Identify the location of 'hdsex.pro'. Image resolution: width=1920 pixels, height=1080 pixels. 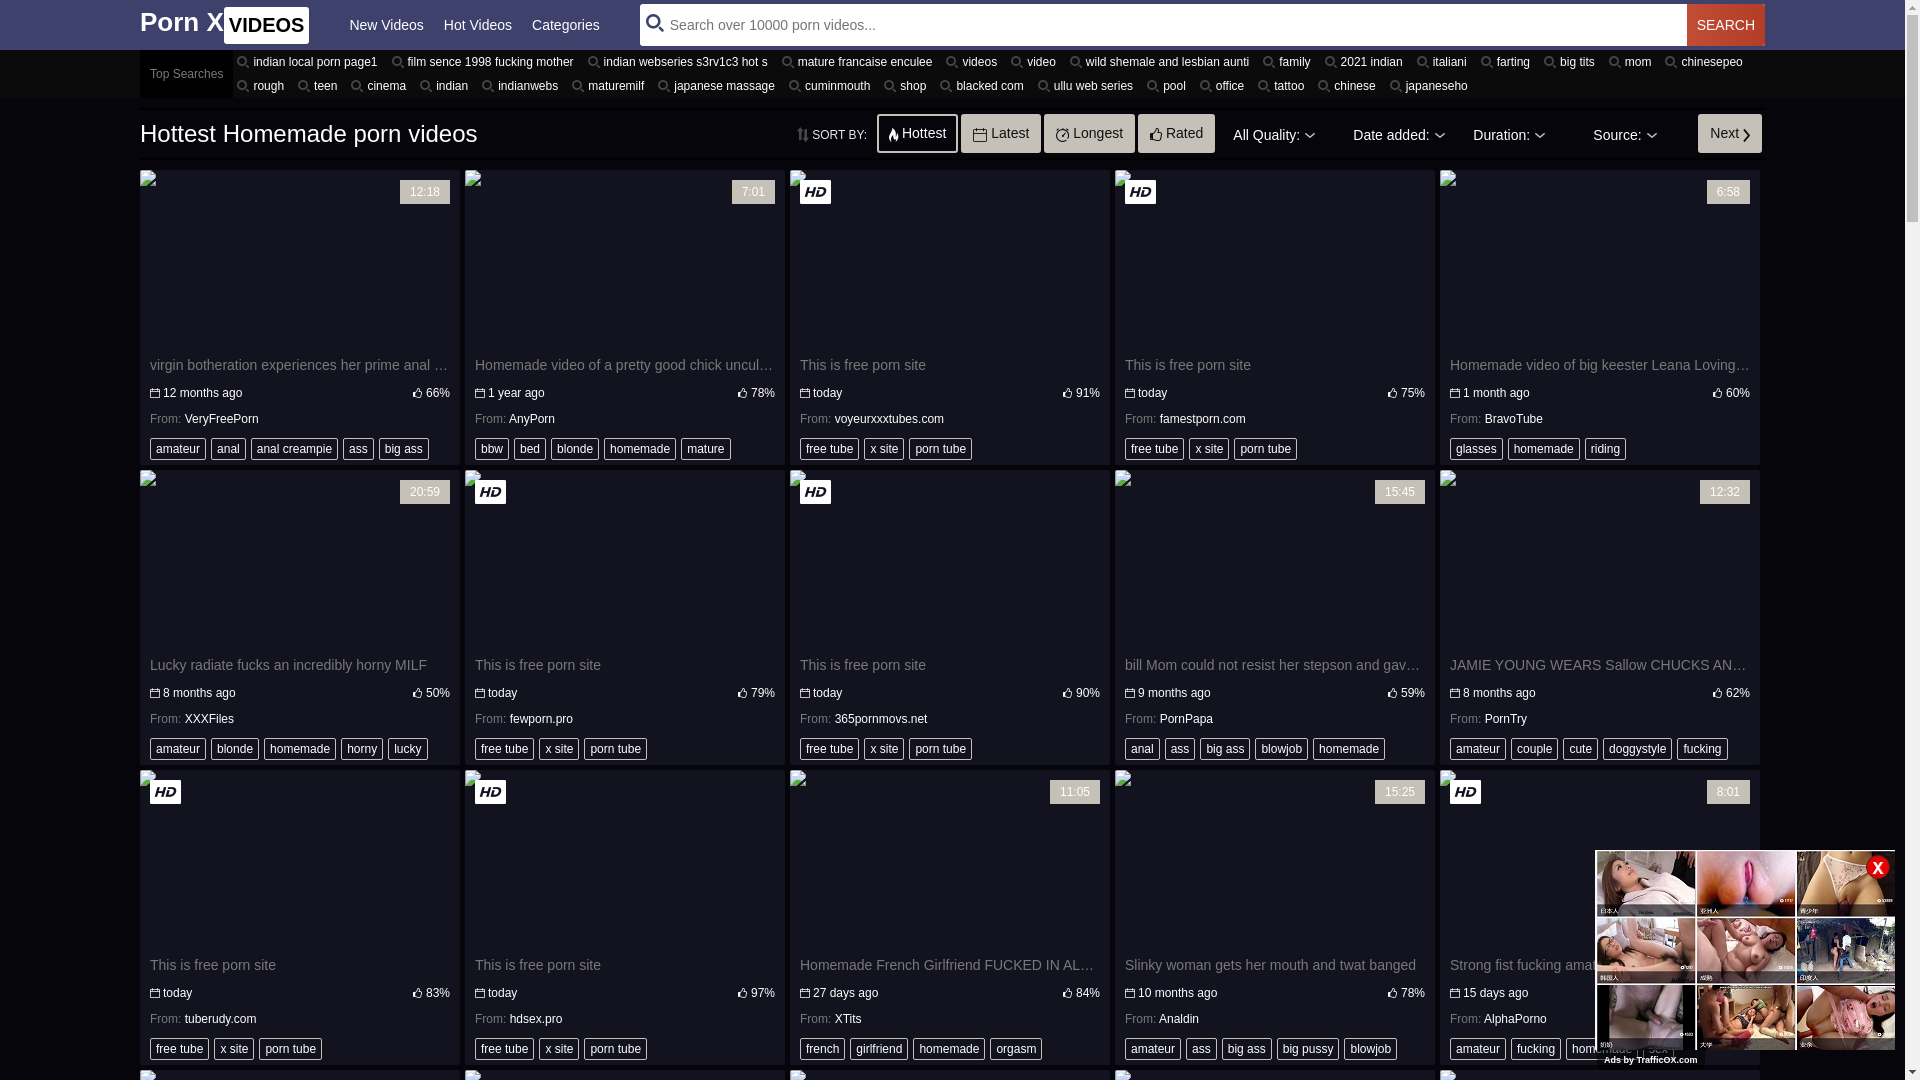
(536, 1018).